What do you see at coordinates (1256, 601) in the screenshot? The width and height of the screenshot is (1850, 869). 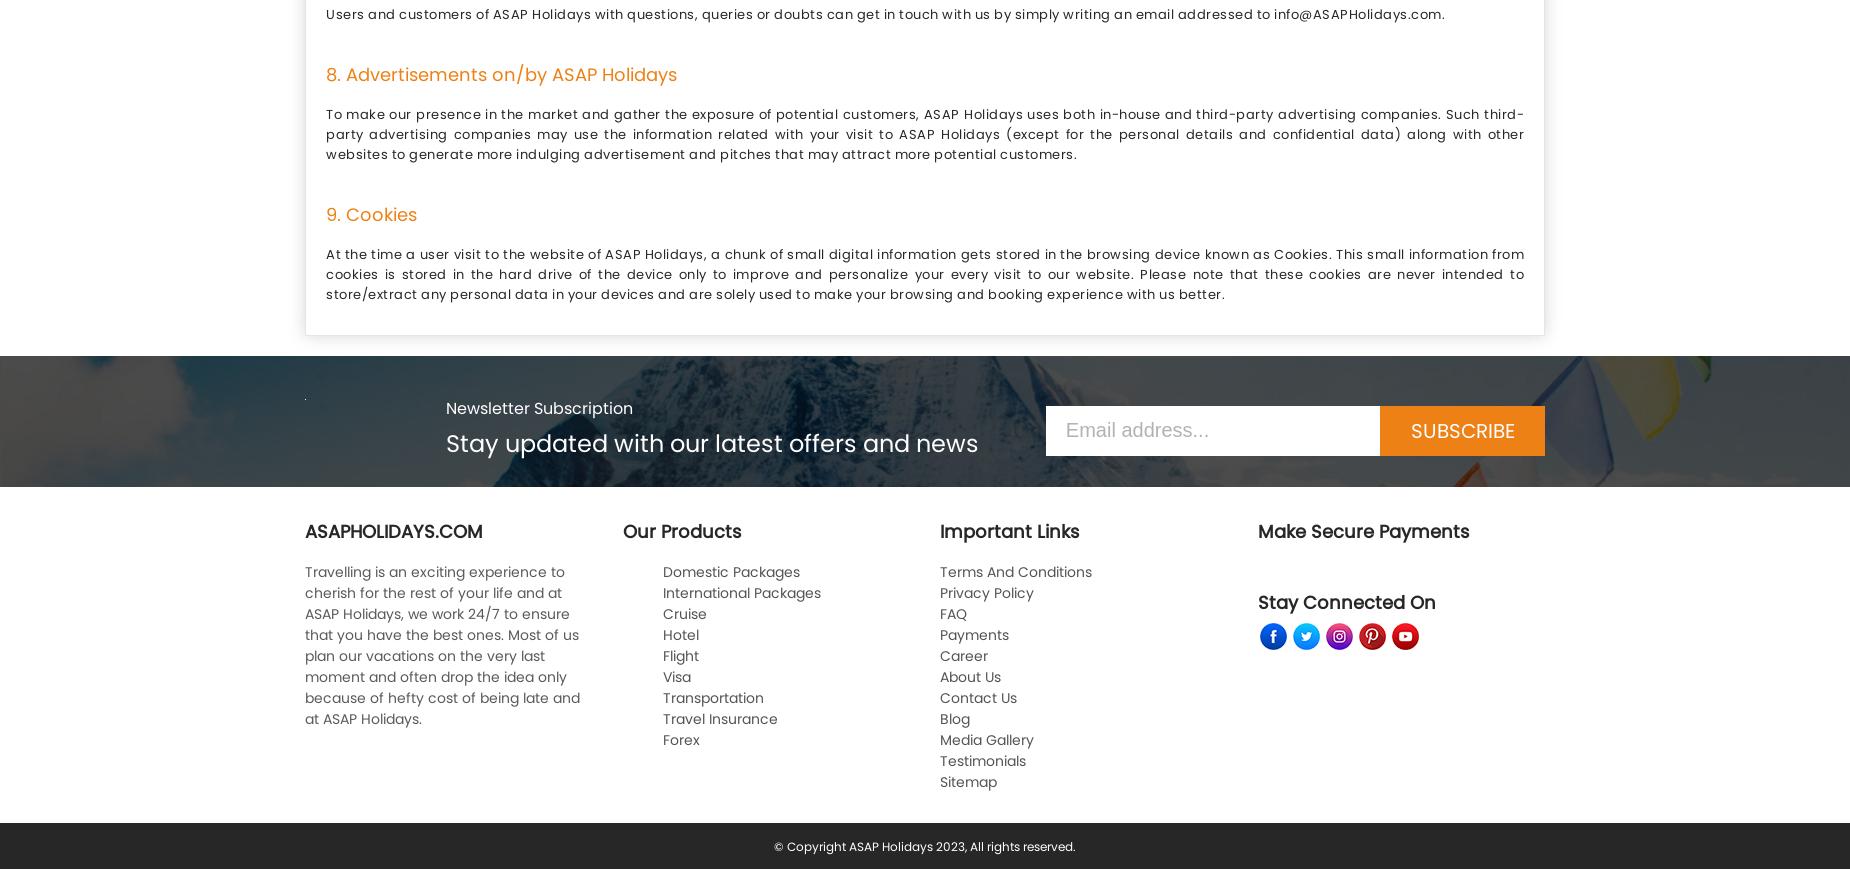 I see `'Stay Connected On'` at bounding box center [1256, 601].